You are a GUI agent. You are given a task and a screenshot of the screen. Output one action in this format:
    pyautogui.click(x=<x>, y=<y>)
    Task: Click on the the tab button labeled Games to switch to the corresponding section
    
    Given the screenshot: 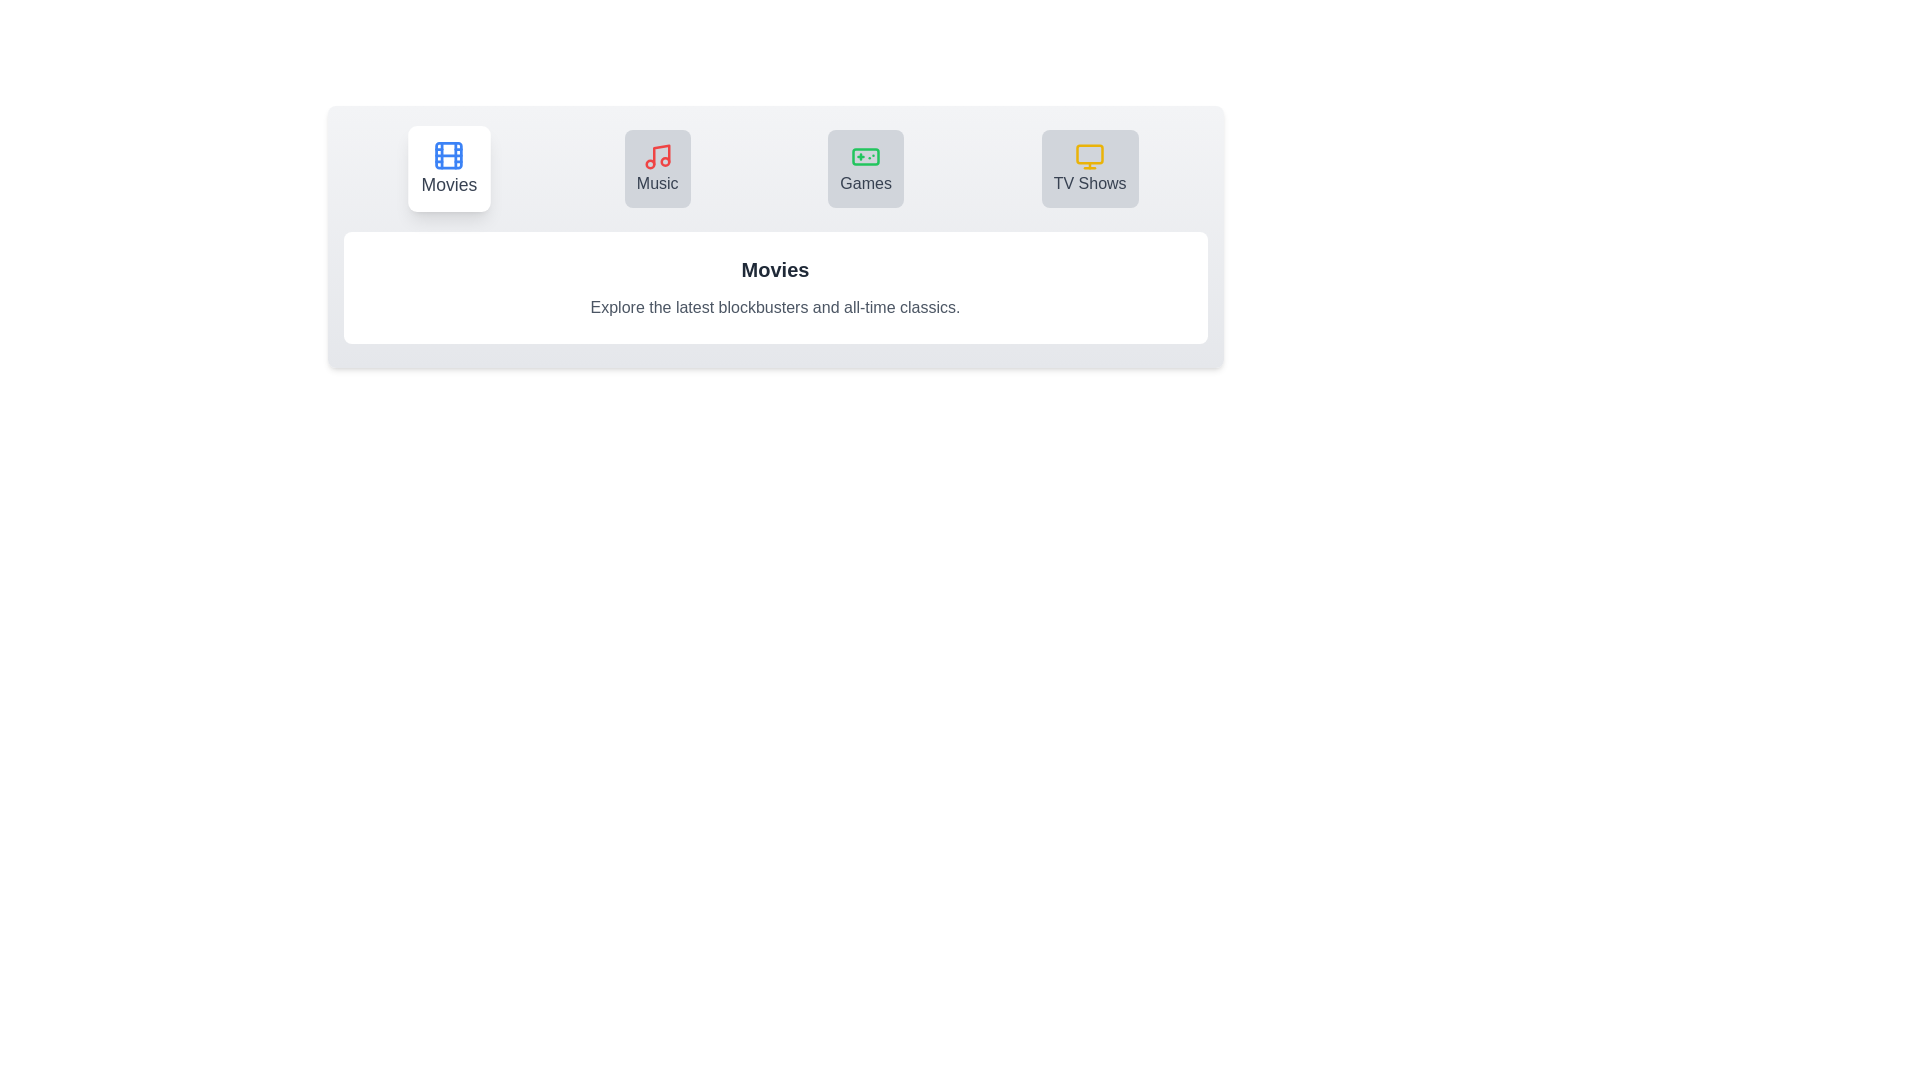 What is the action you would take?
    pyautogui.click(x=866, y=168)
    